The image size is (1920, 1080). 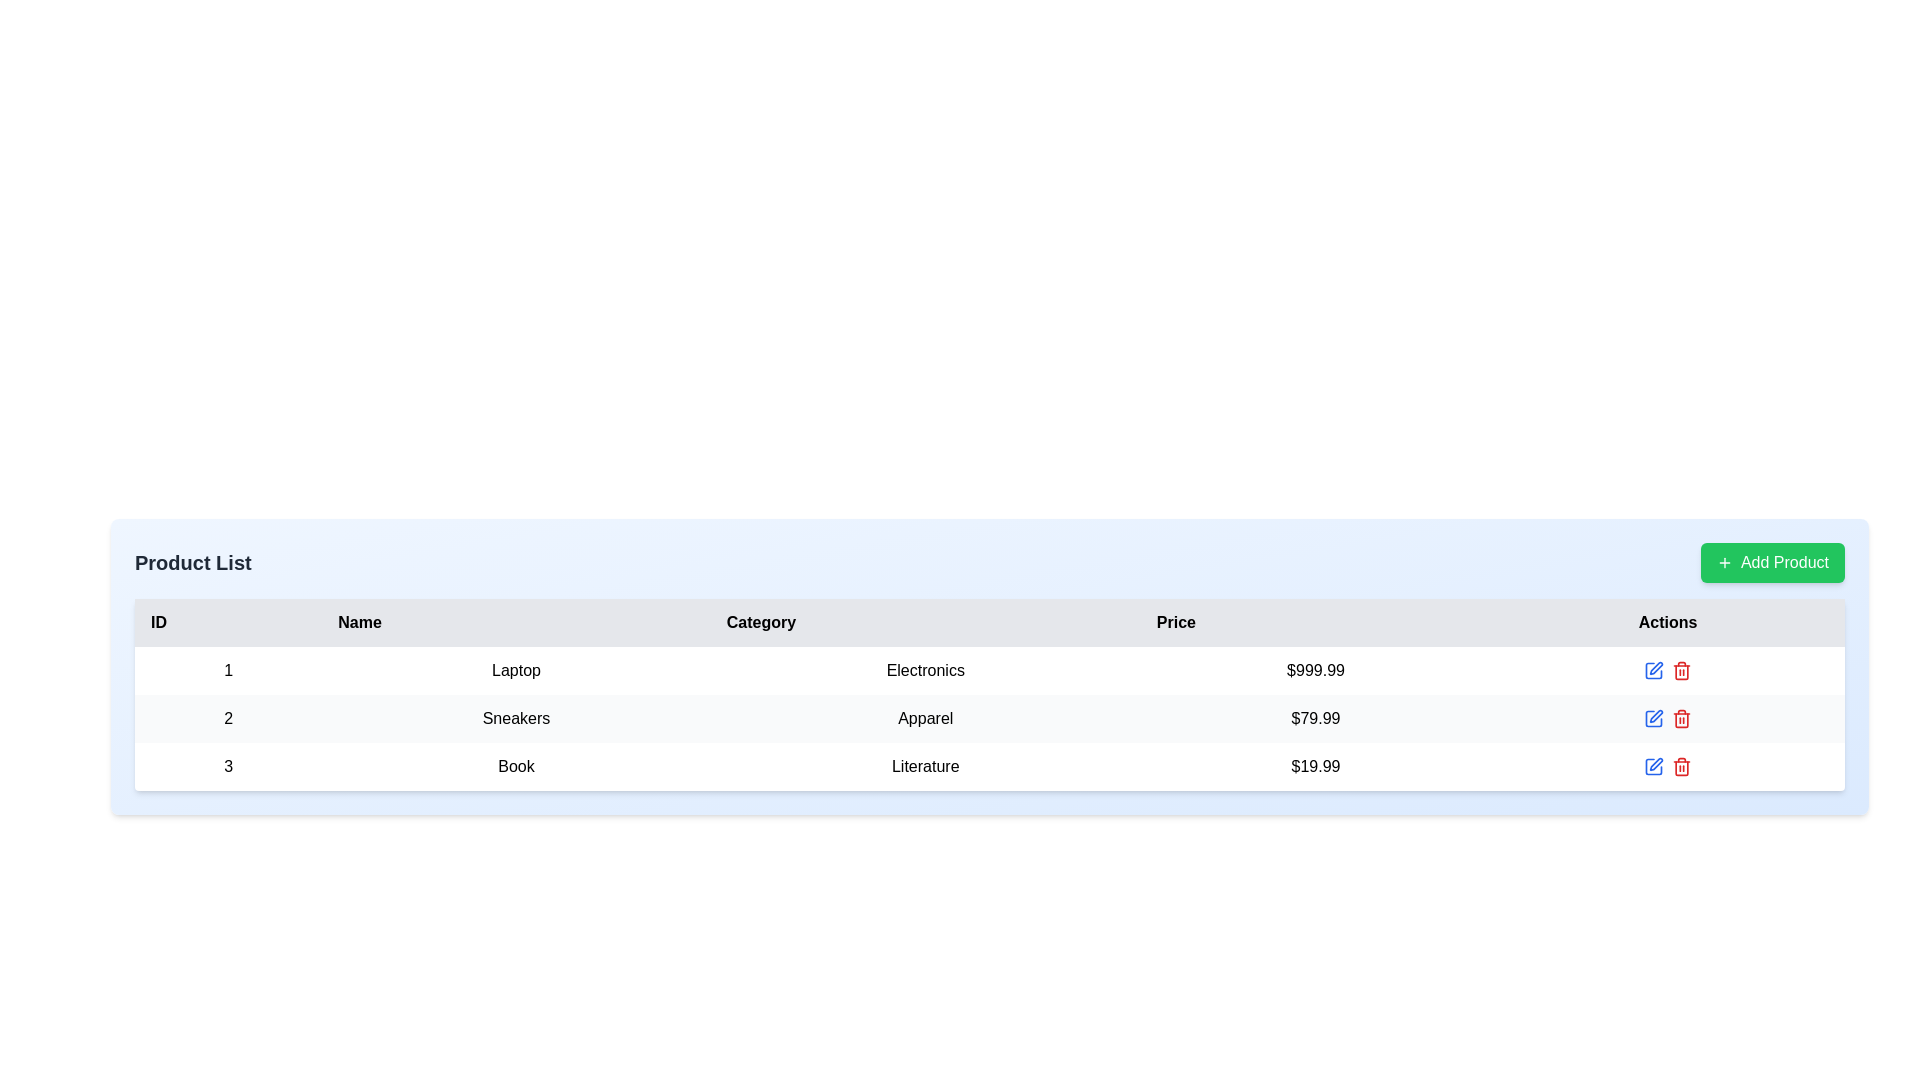 I want to click on the interactive elements within the second row of the product table labeled 'Sneakers', which contains details such as ID, category, and price, so click(x=989, y=717).